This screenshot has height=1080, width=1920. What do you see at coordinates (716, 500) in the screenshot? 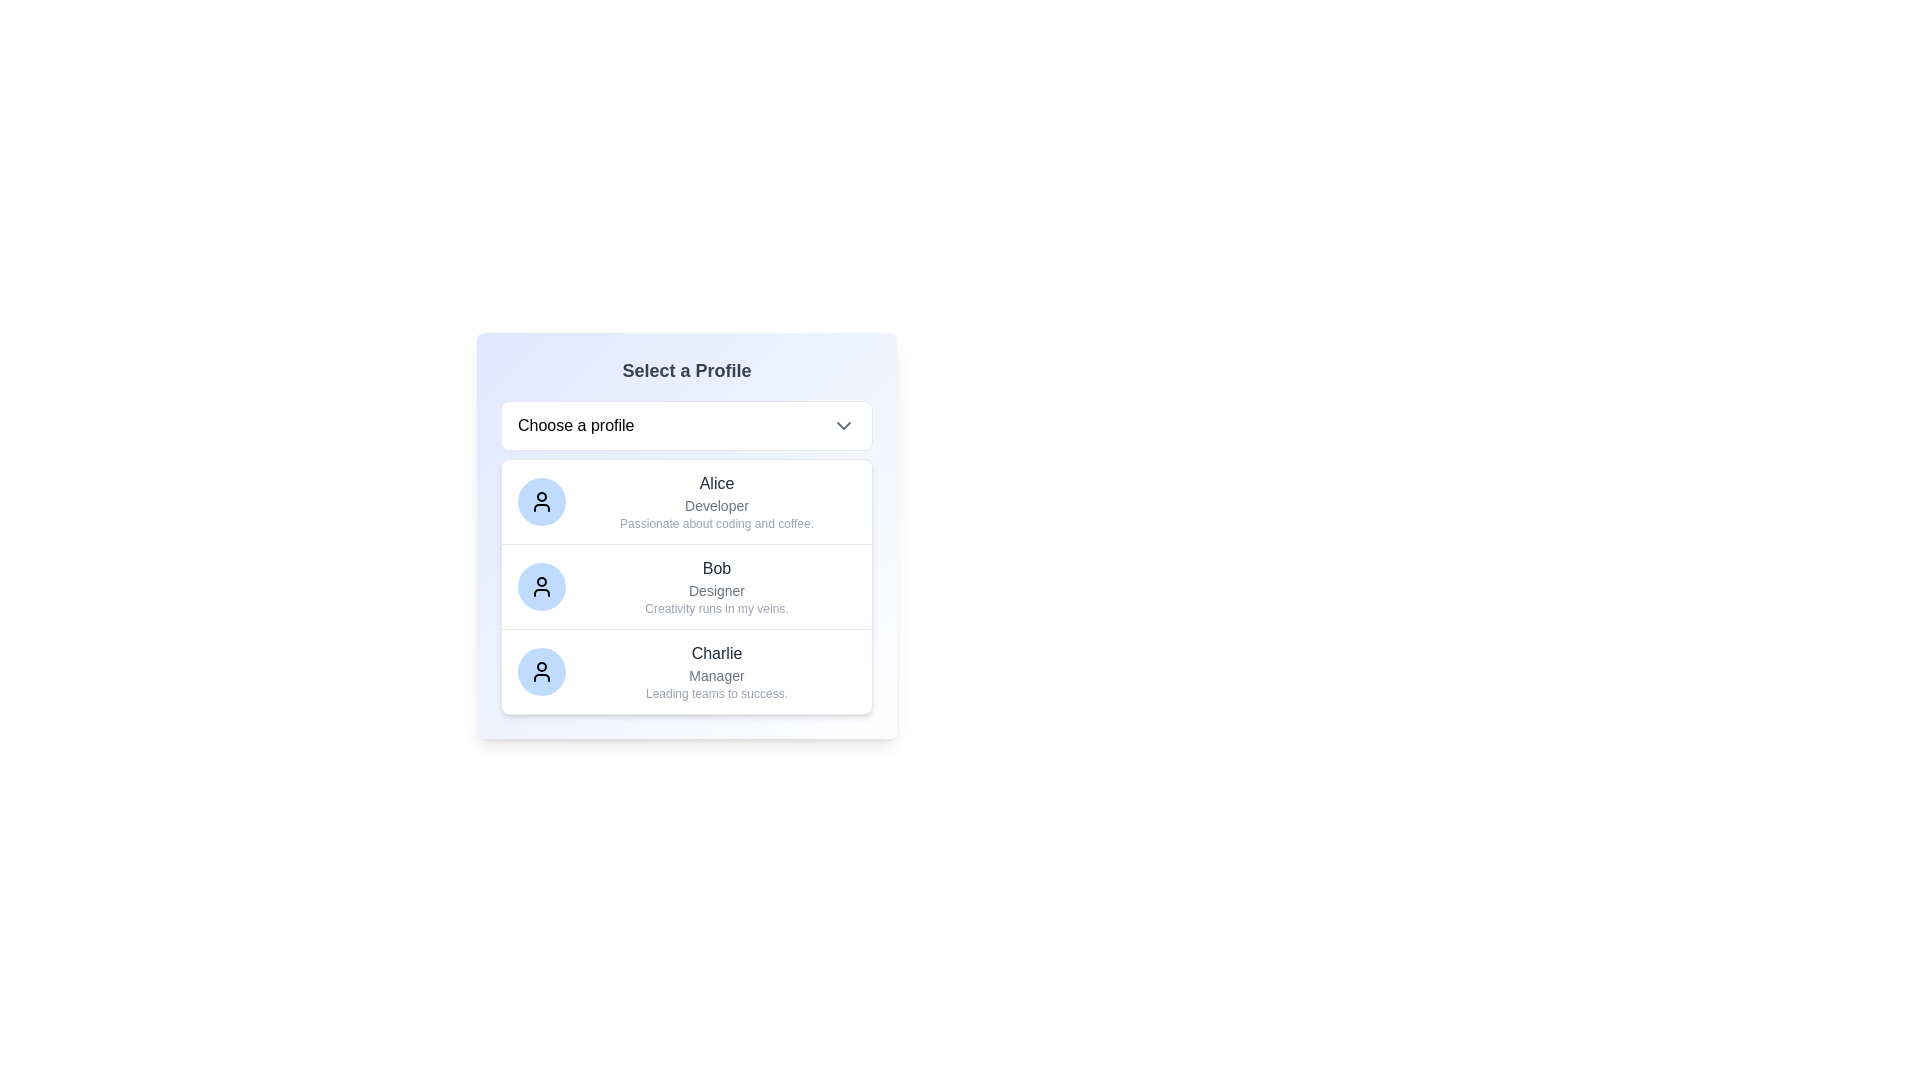
I see `the text block displaying 'Alice', 'Developer', and 'Passionate about coding and coffee.'` at bounding box center [716, 500].